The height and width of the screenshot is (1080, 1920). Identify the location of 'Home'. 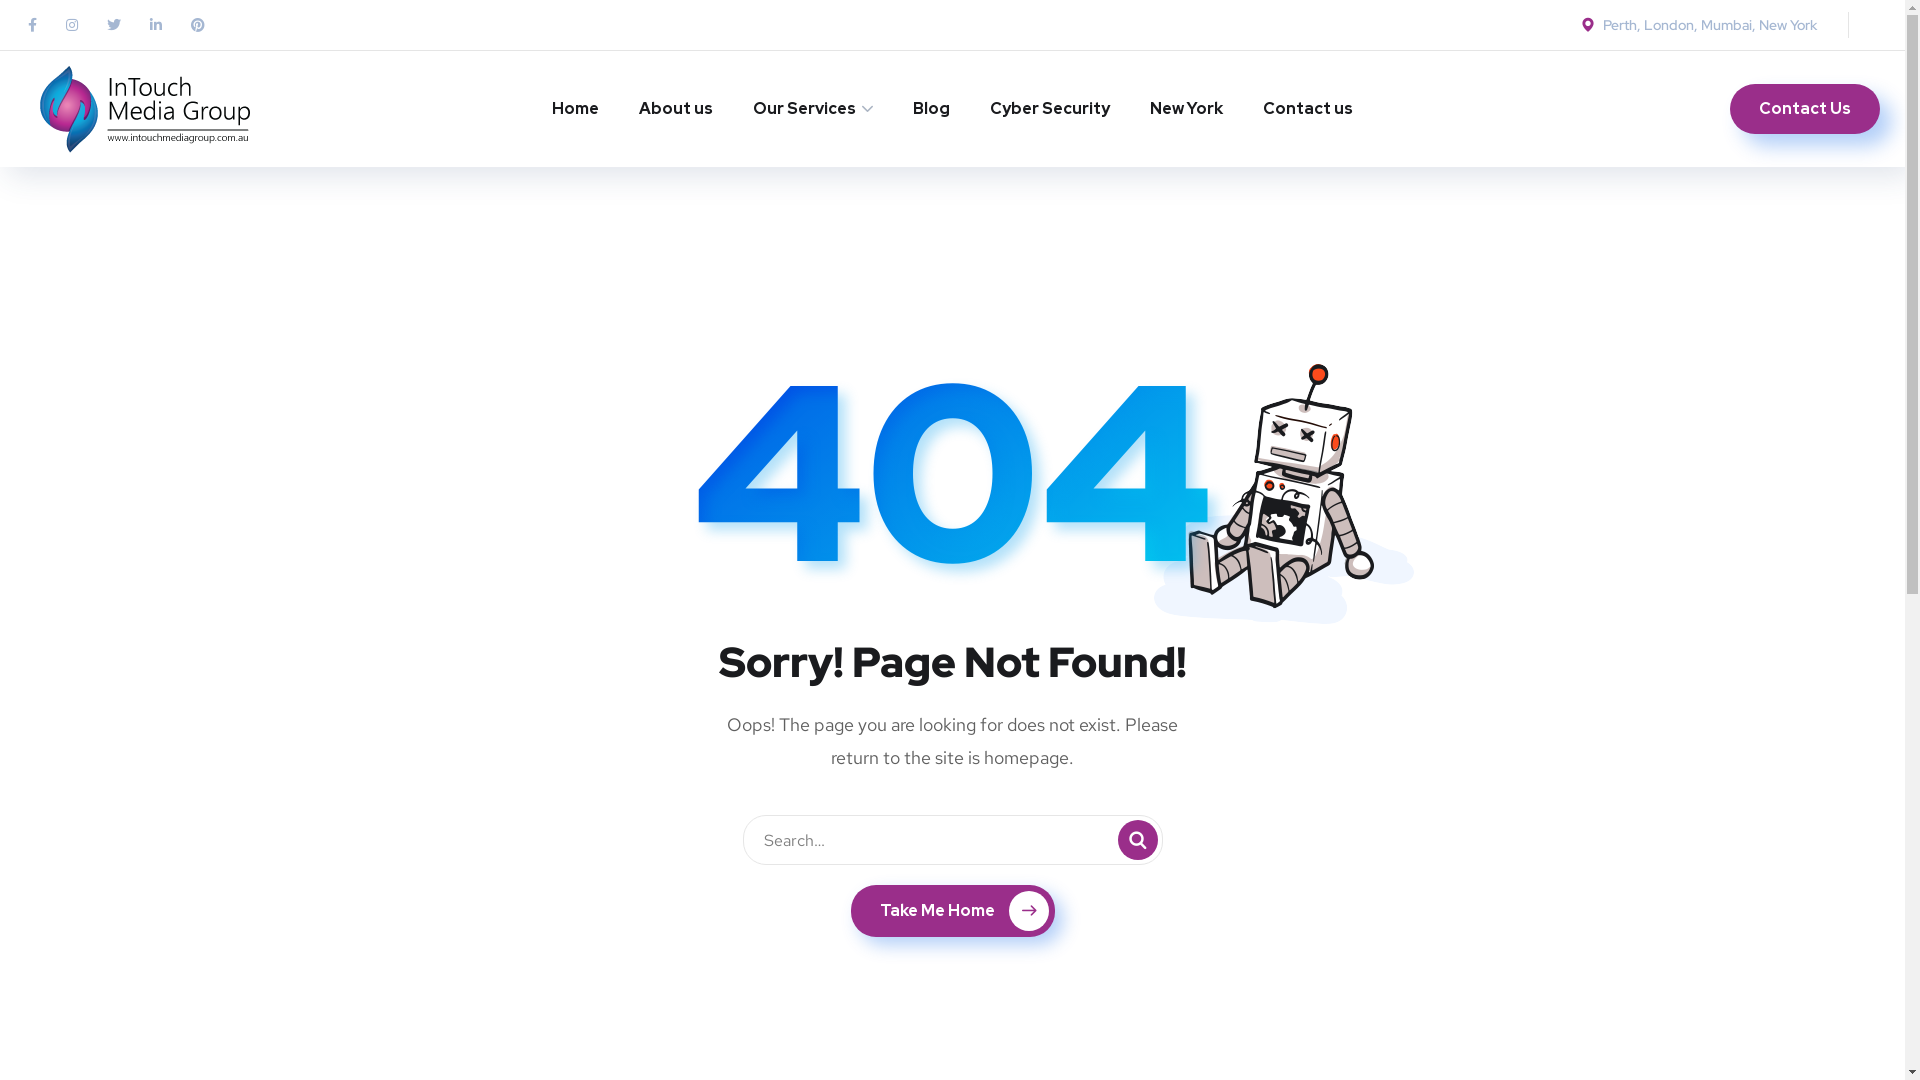
(574, 108).